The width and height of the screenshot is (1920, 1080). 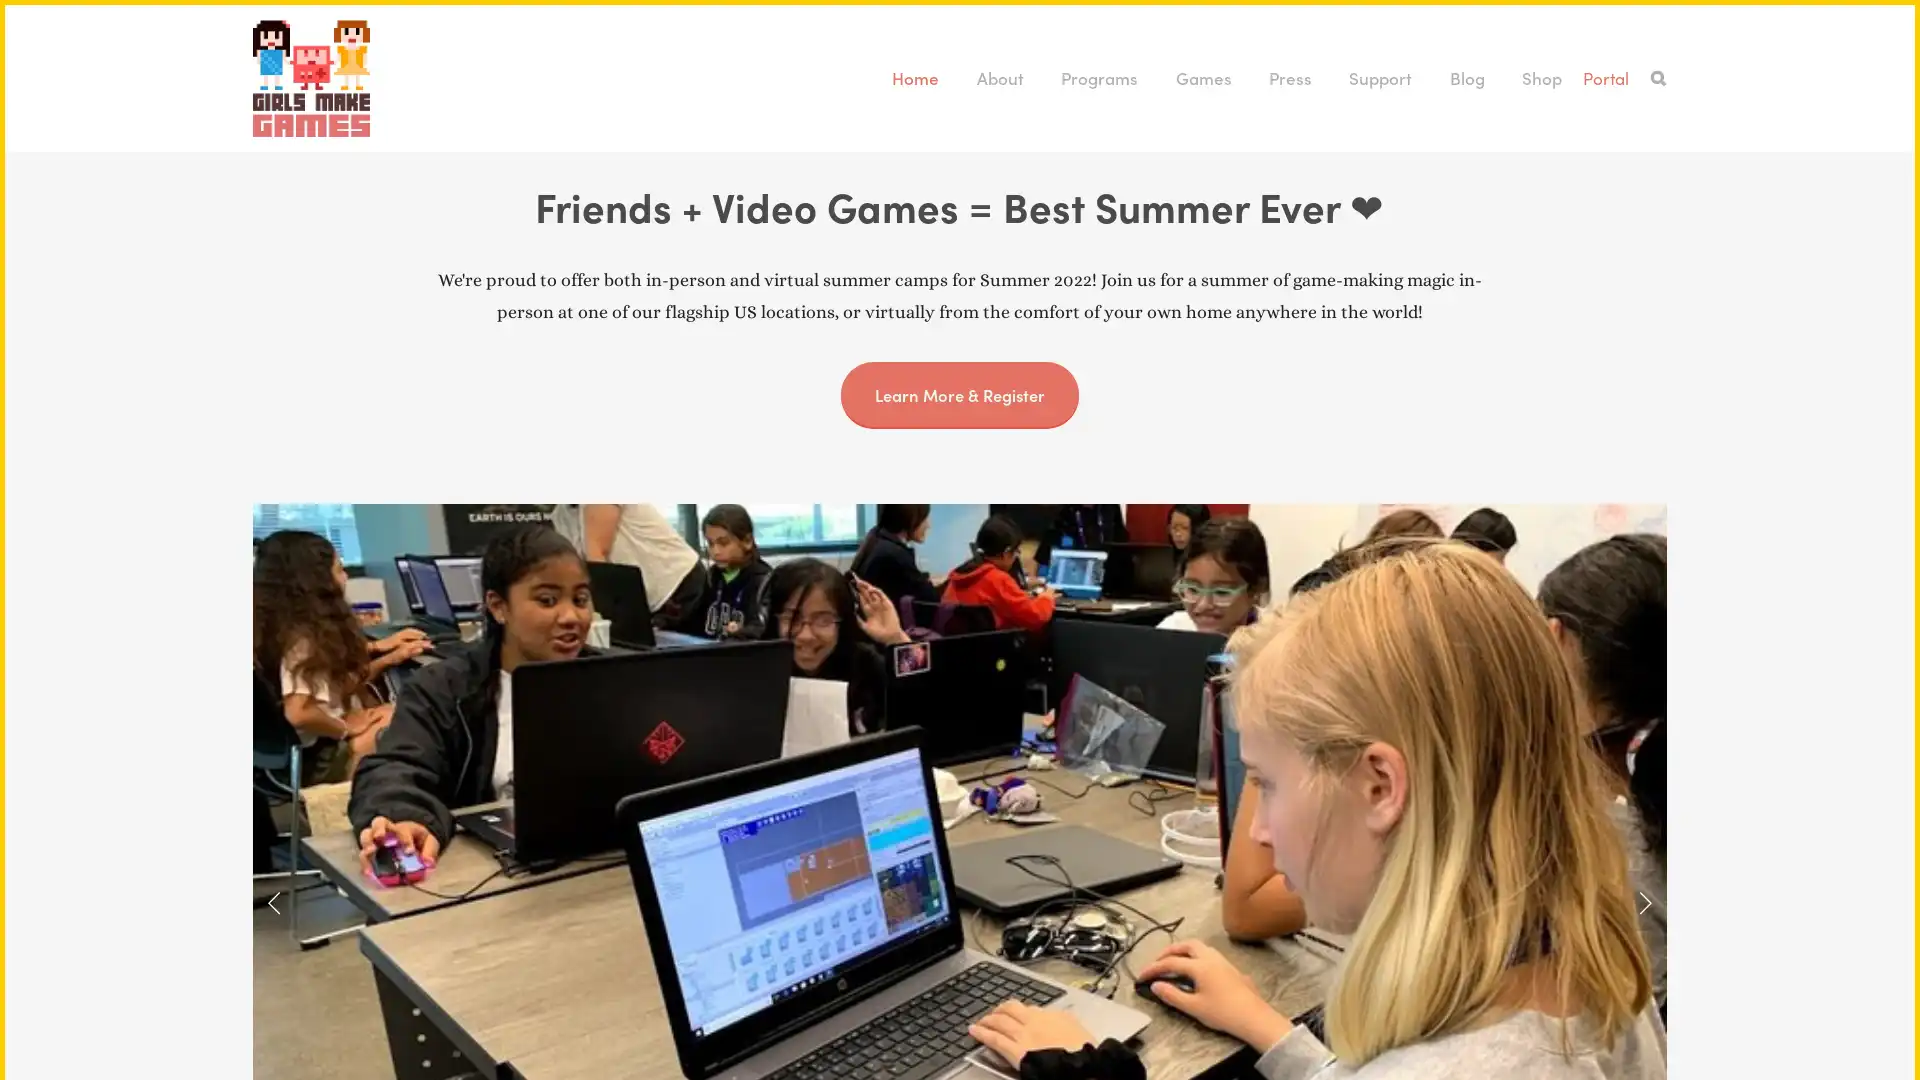 What do you see at coordinates (273, 901) in the screenshot?
I see `Previous Slide` at bounding box center [273, 901].